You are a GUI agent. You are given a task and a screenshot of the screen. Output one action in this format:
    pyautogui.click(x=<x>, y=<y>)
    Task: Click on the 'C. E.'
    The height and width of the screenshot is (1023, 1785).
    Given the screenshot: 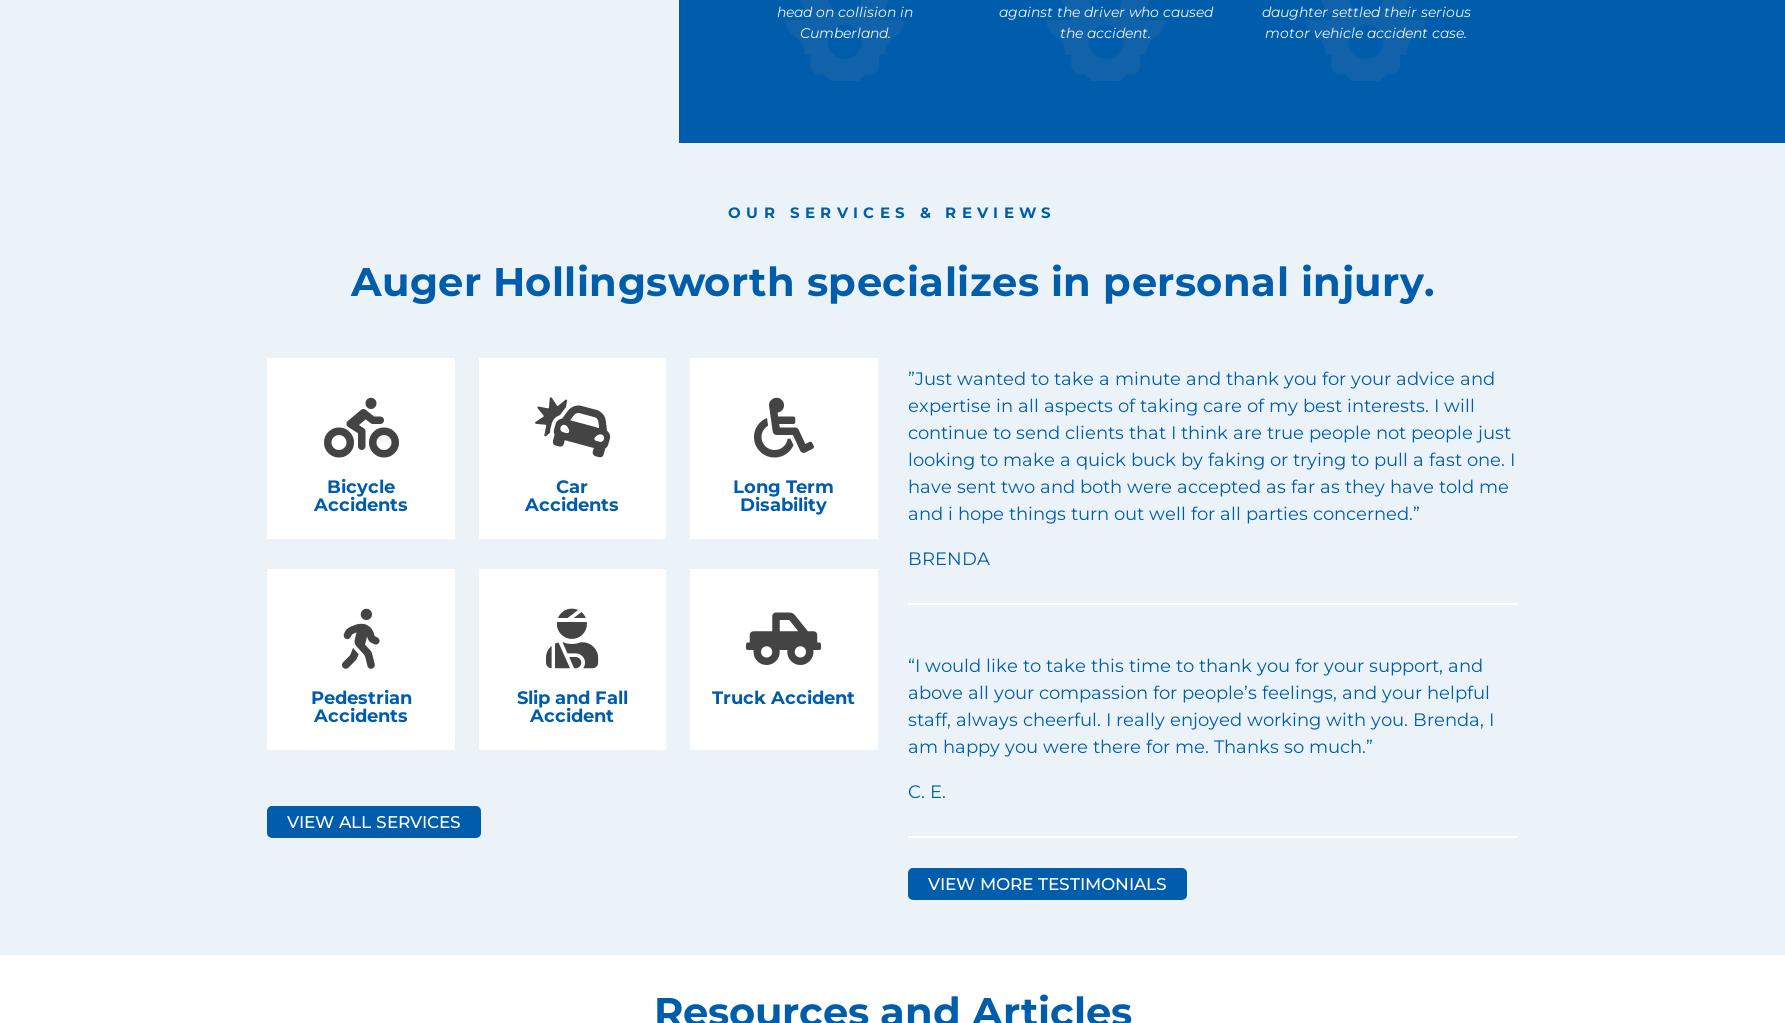 What is the action you would take?
    pyautogui.click(x=925, y=792)
    